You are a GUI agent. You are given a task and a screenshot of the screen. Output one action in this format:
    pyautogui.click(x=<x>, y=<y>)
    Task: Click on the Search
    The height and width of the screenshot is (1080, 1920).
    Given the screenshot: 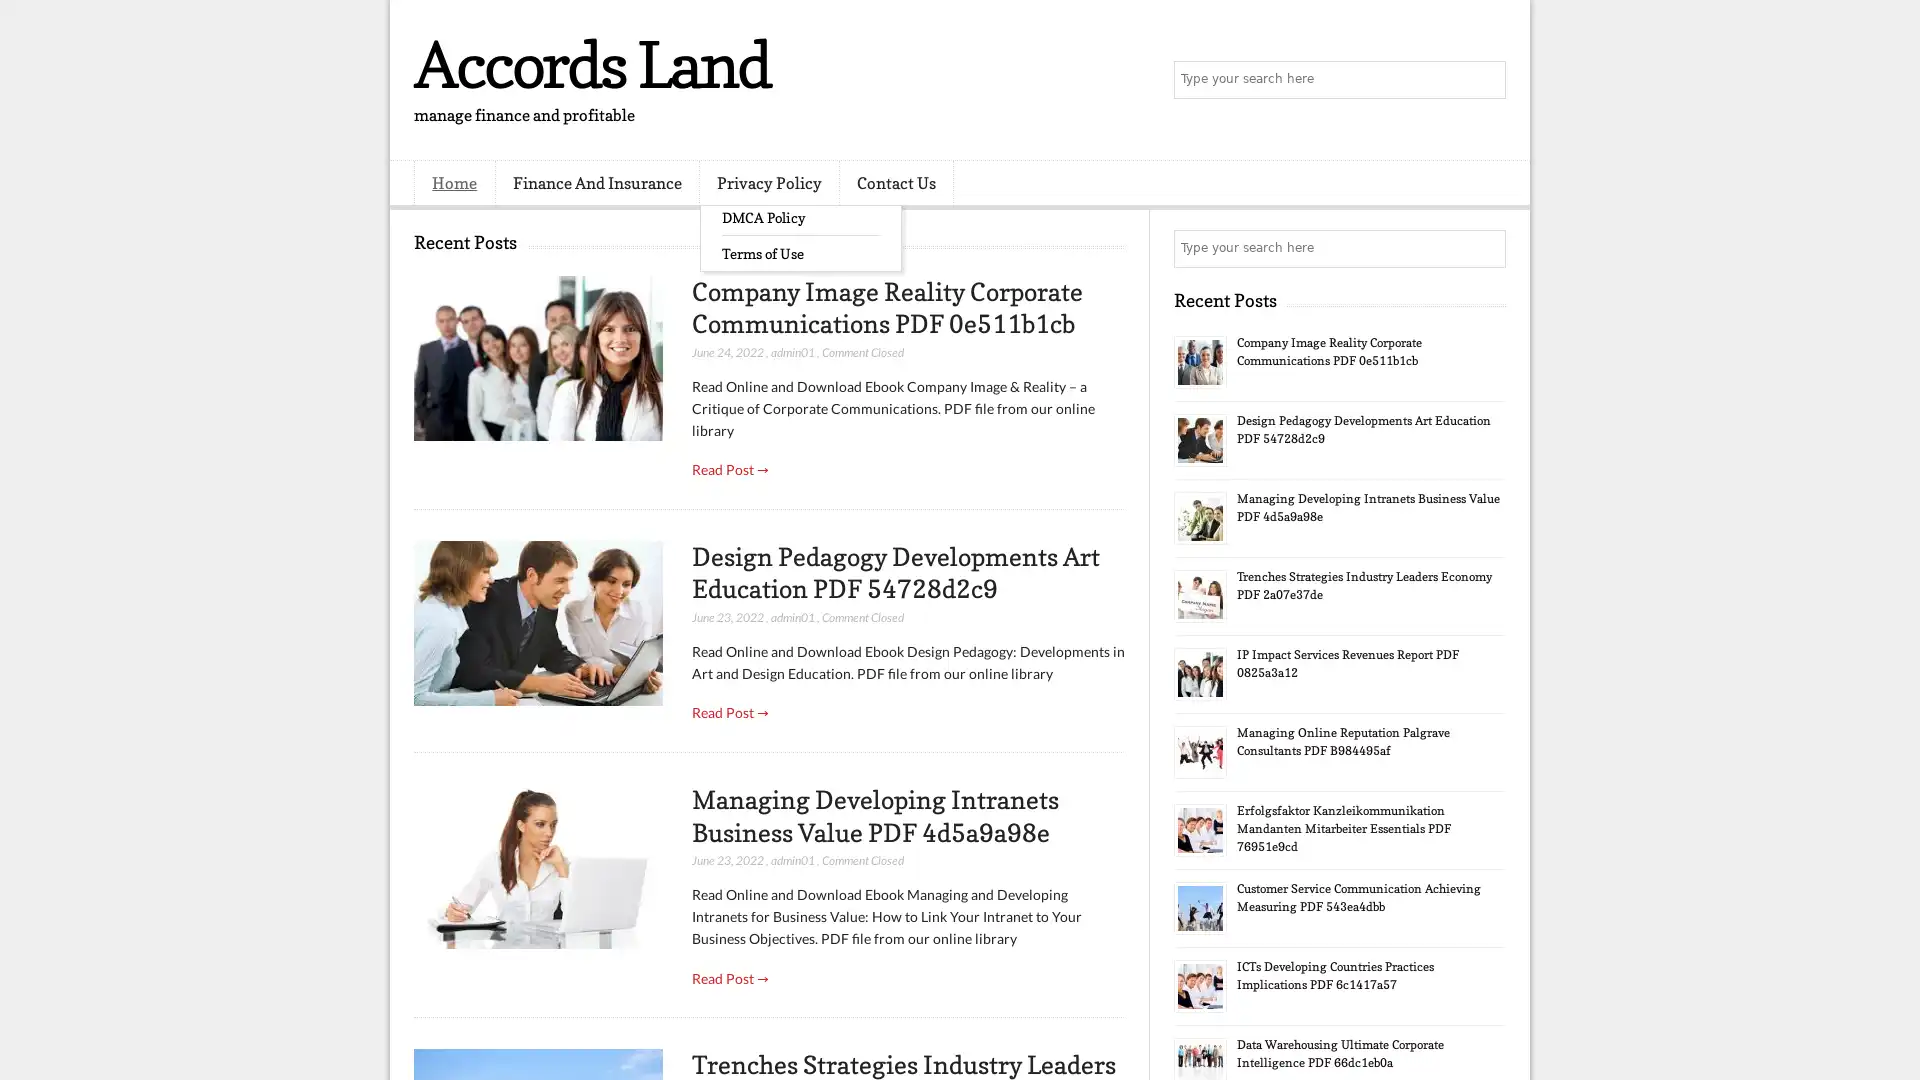 What is the action you would take?
    pyautogui.click(x=1485, y=248)
    